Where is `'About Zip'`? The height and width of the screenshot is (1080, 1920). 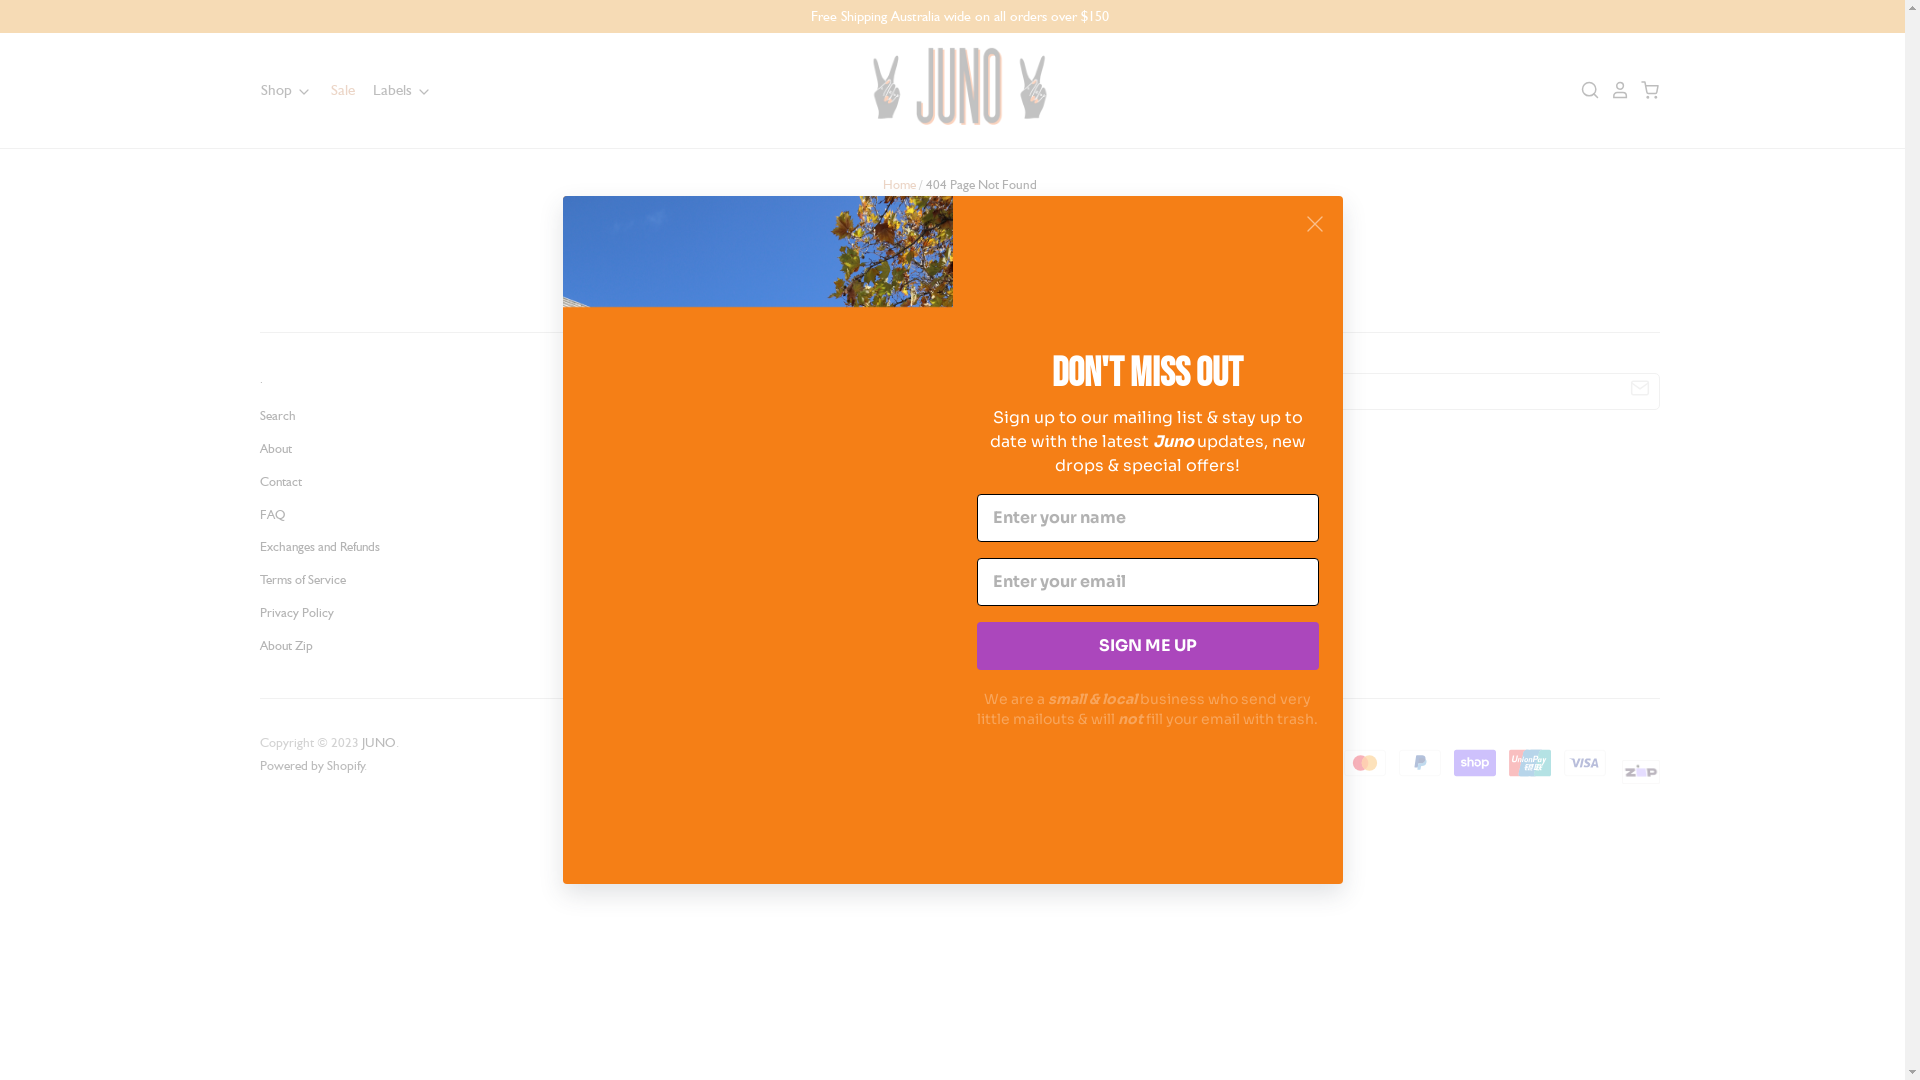 'About Zip' is located at coordinates (258, 645).